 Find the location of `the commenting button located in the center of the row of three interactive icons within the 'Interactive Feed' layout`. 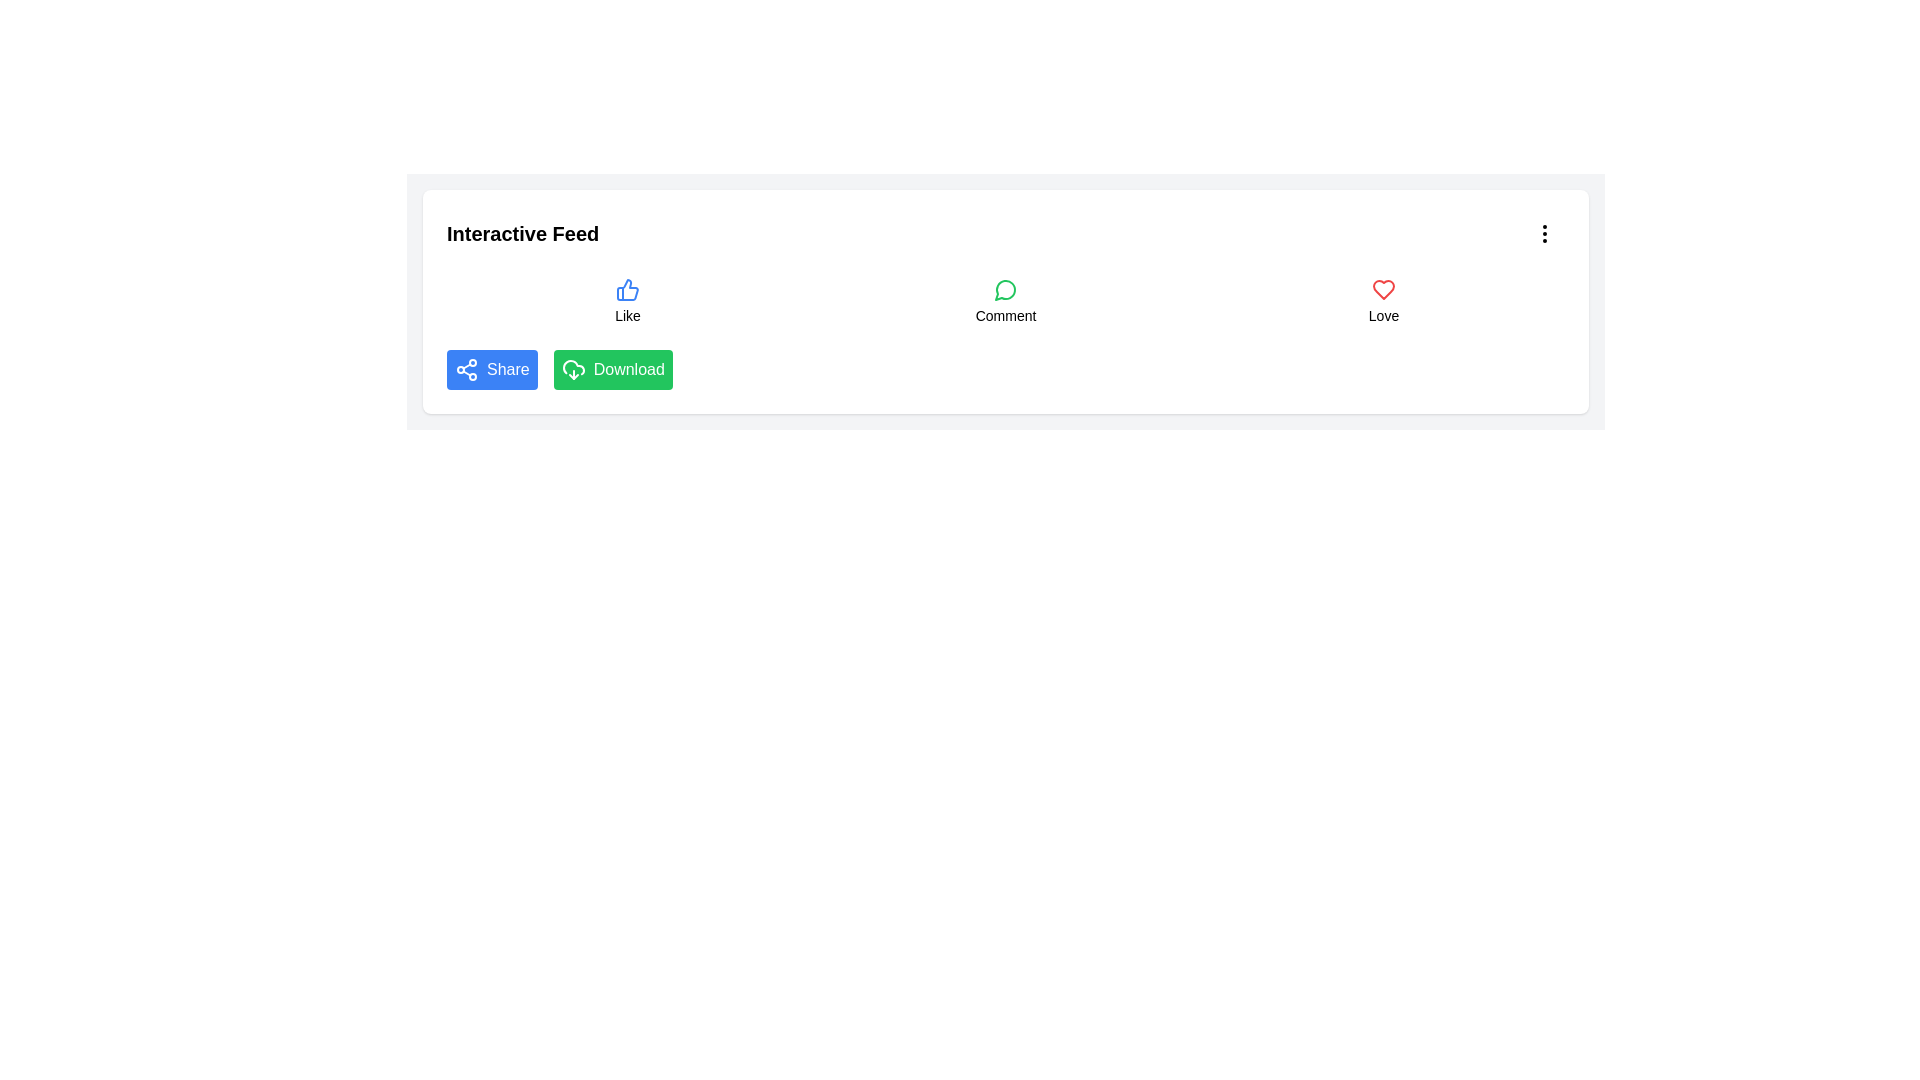

the commenting button located in the center of the row of three interactive icons within the 'Interactive Feed' layout is located at coordinates (1006, 301).